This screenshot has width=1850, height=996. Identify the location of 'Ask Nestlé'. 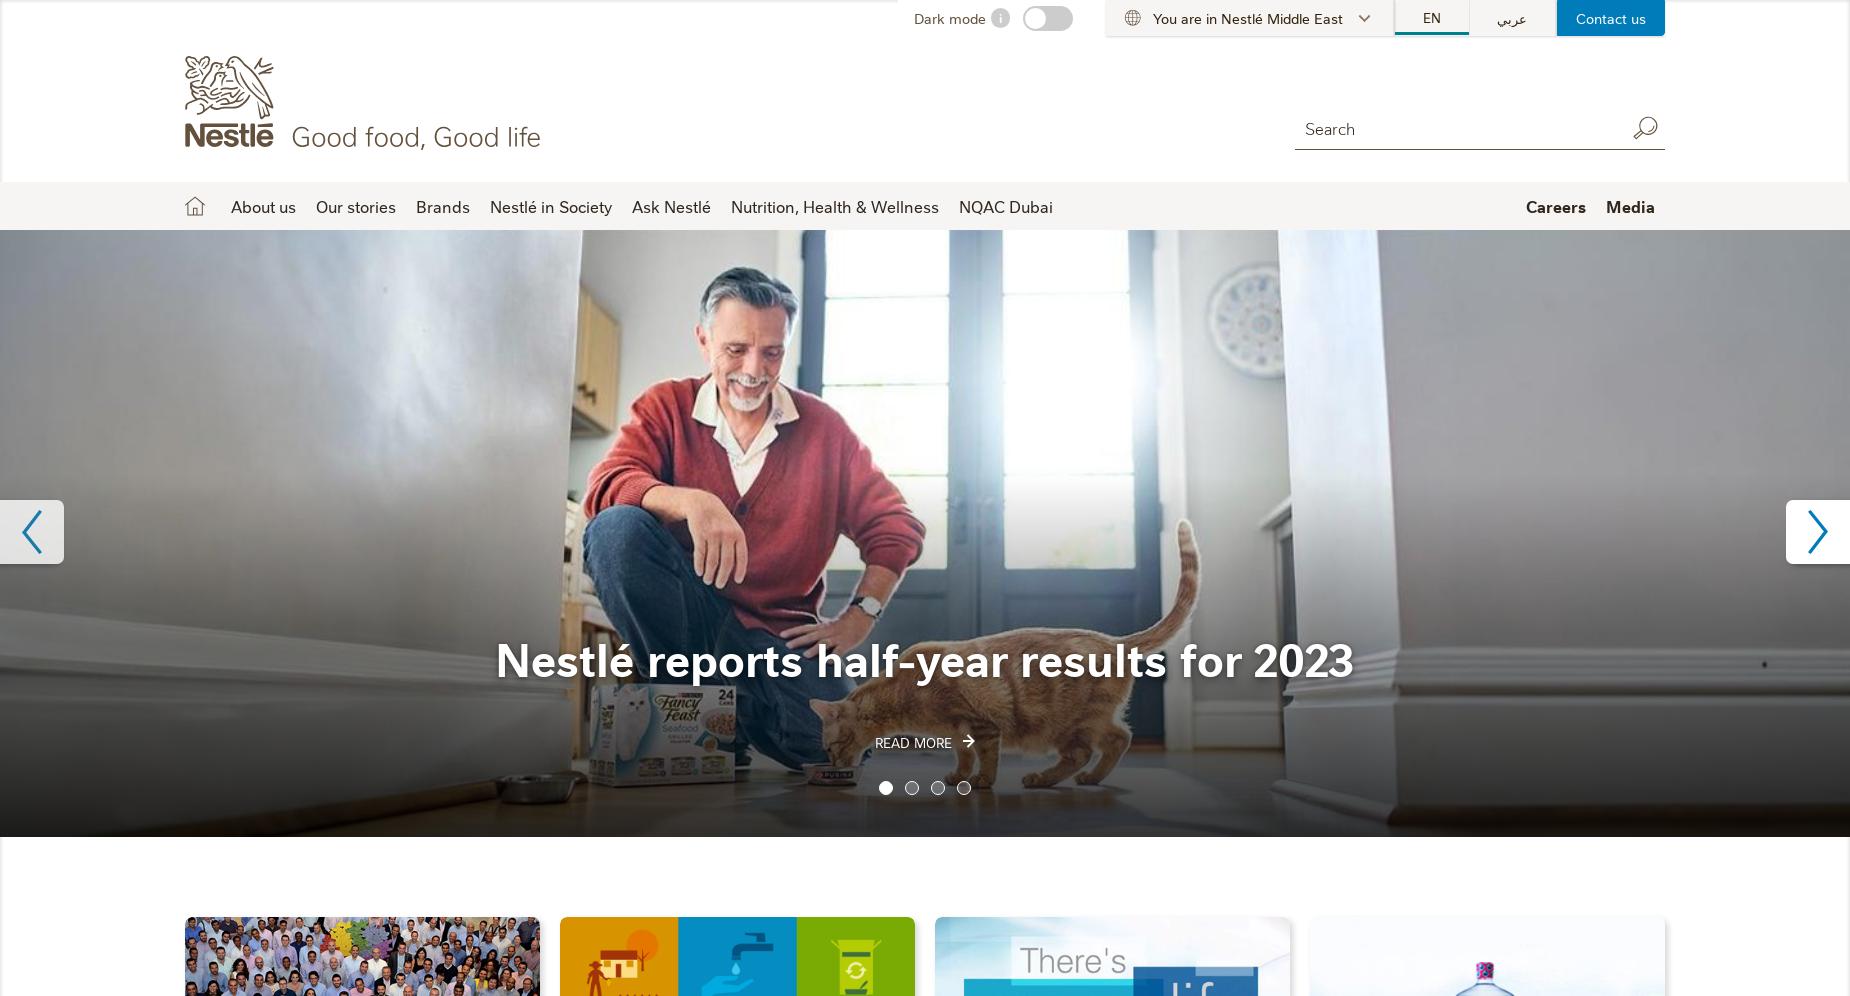
(671, 205).